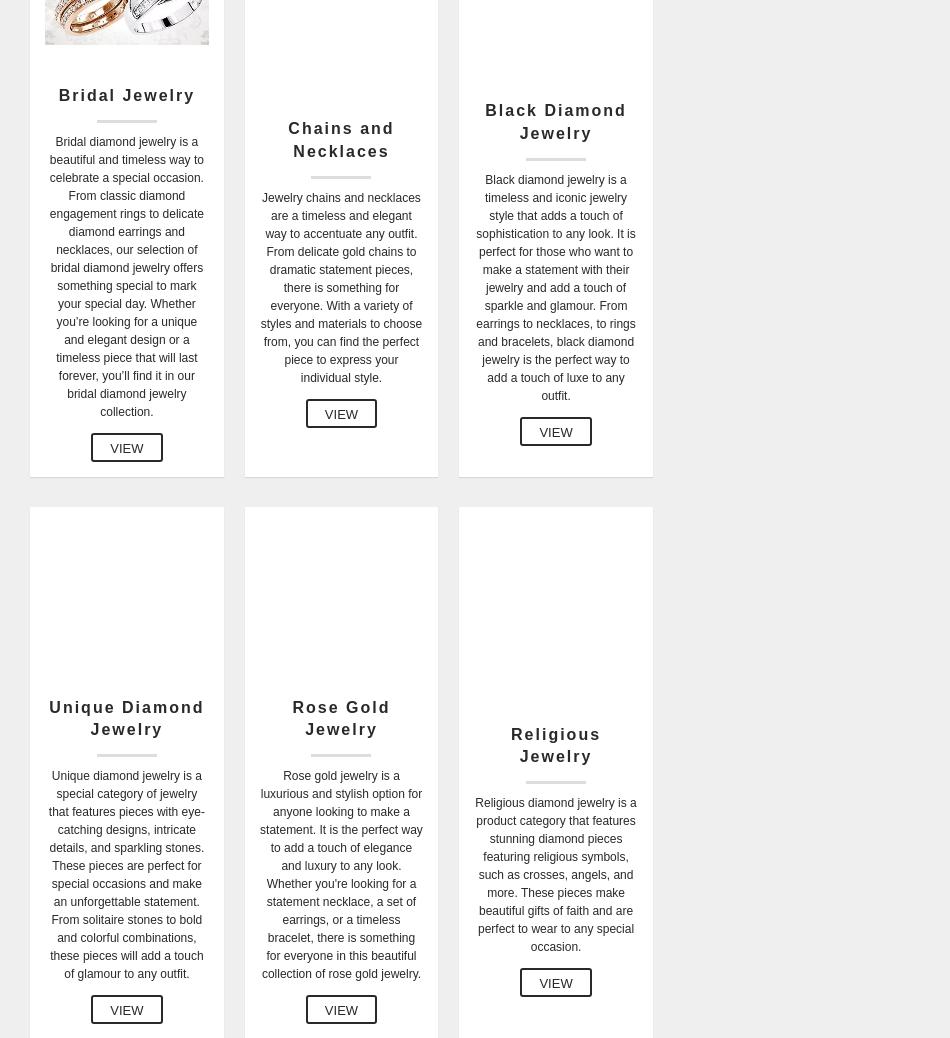 The image size is (950, 1038). What do you see at coordinates (126, 93) in the screenshot?
I see `'Bridal Jewelry'` at bounding box center [126, 93].